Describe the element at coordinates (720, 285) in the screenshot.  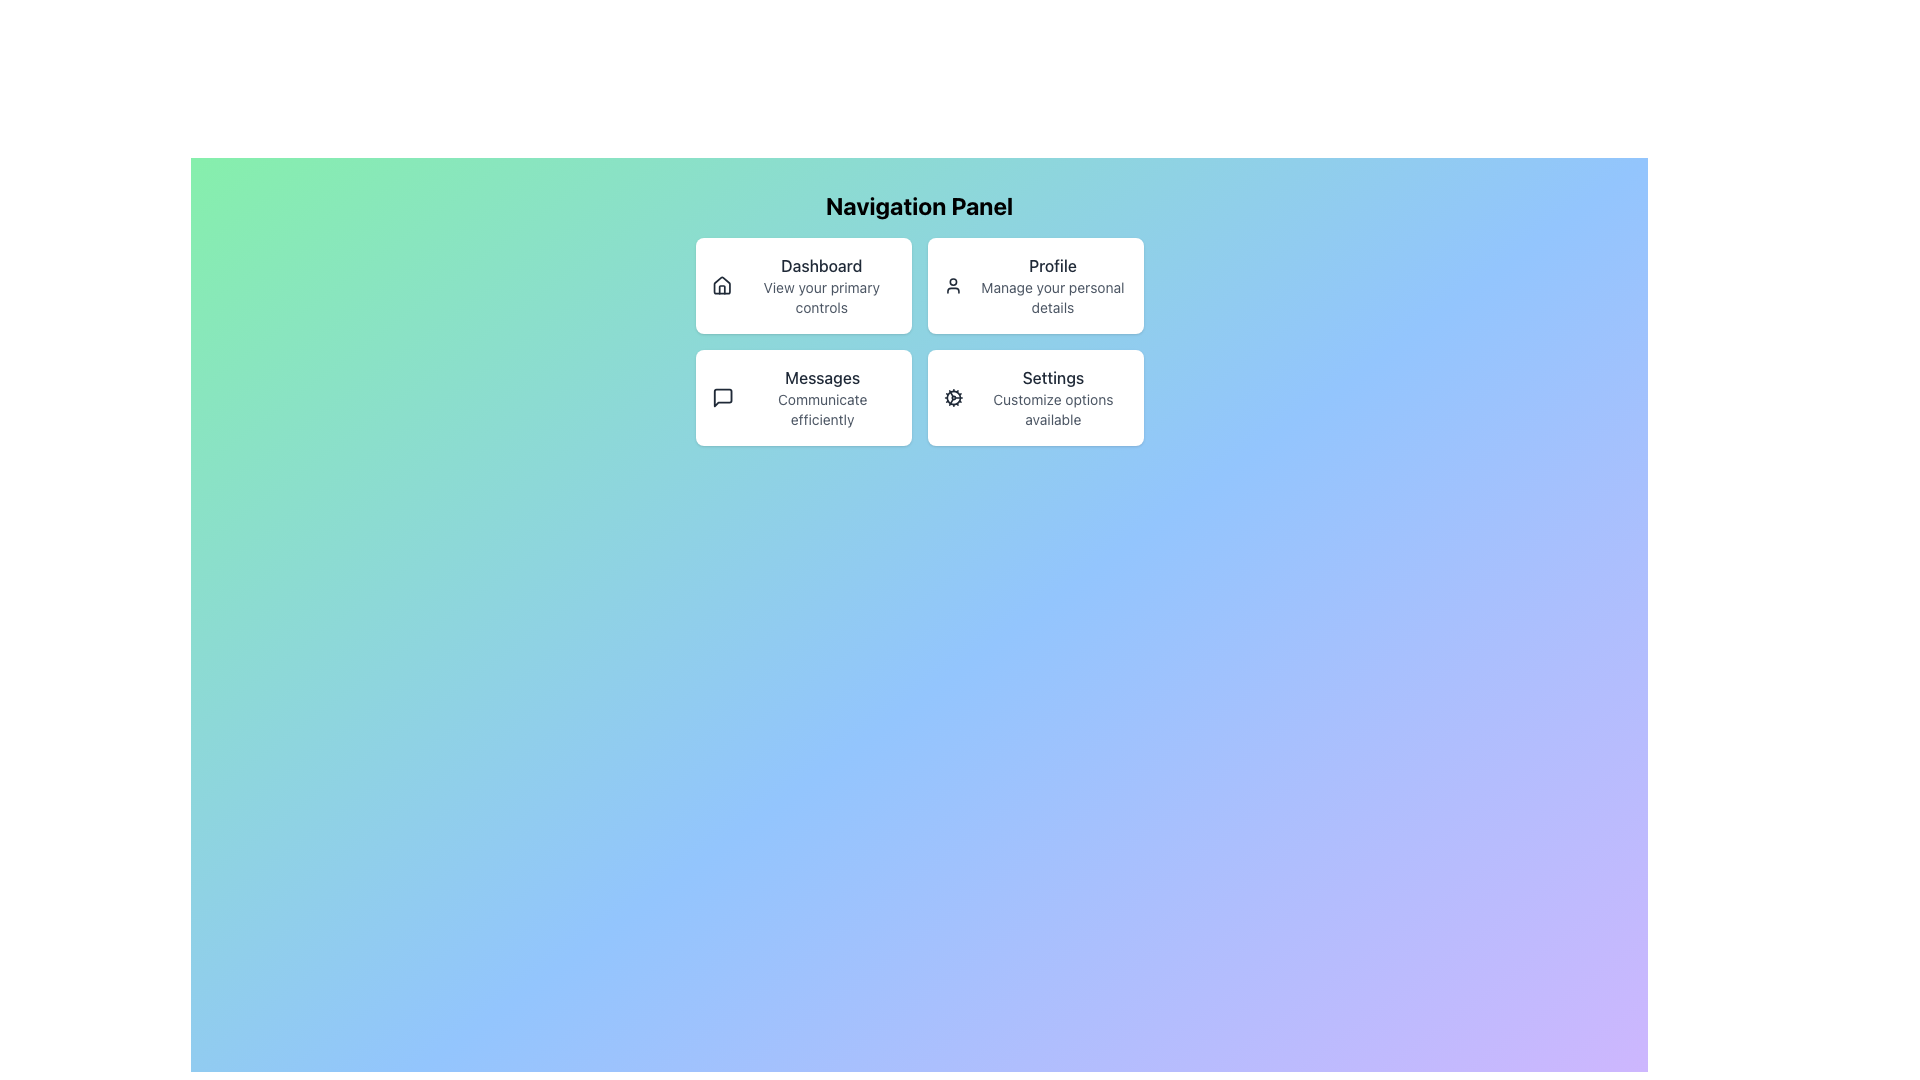
I see `the black house-shaped icon located in the navigation panel next to the 'Dashboard' label` at that location.